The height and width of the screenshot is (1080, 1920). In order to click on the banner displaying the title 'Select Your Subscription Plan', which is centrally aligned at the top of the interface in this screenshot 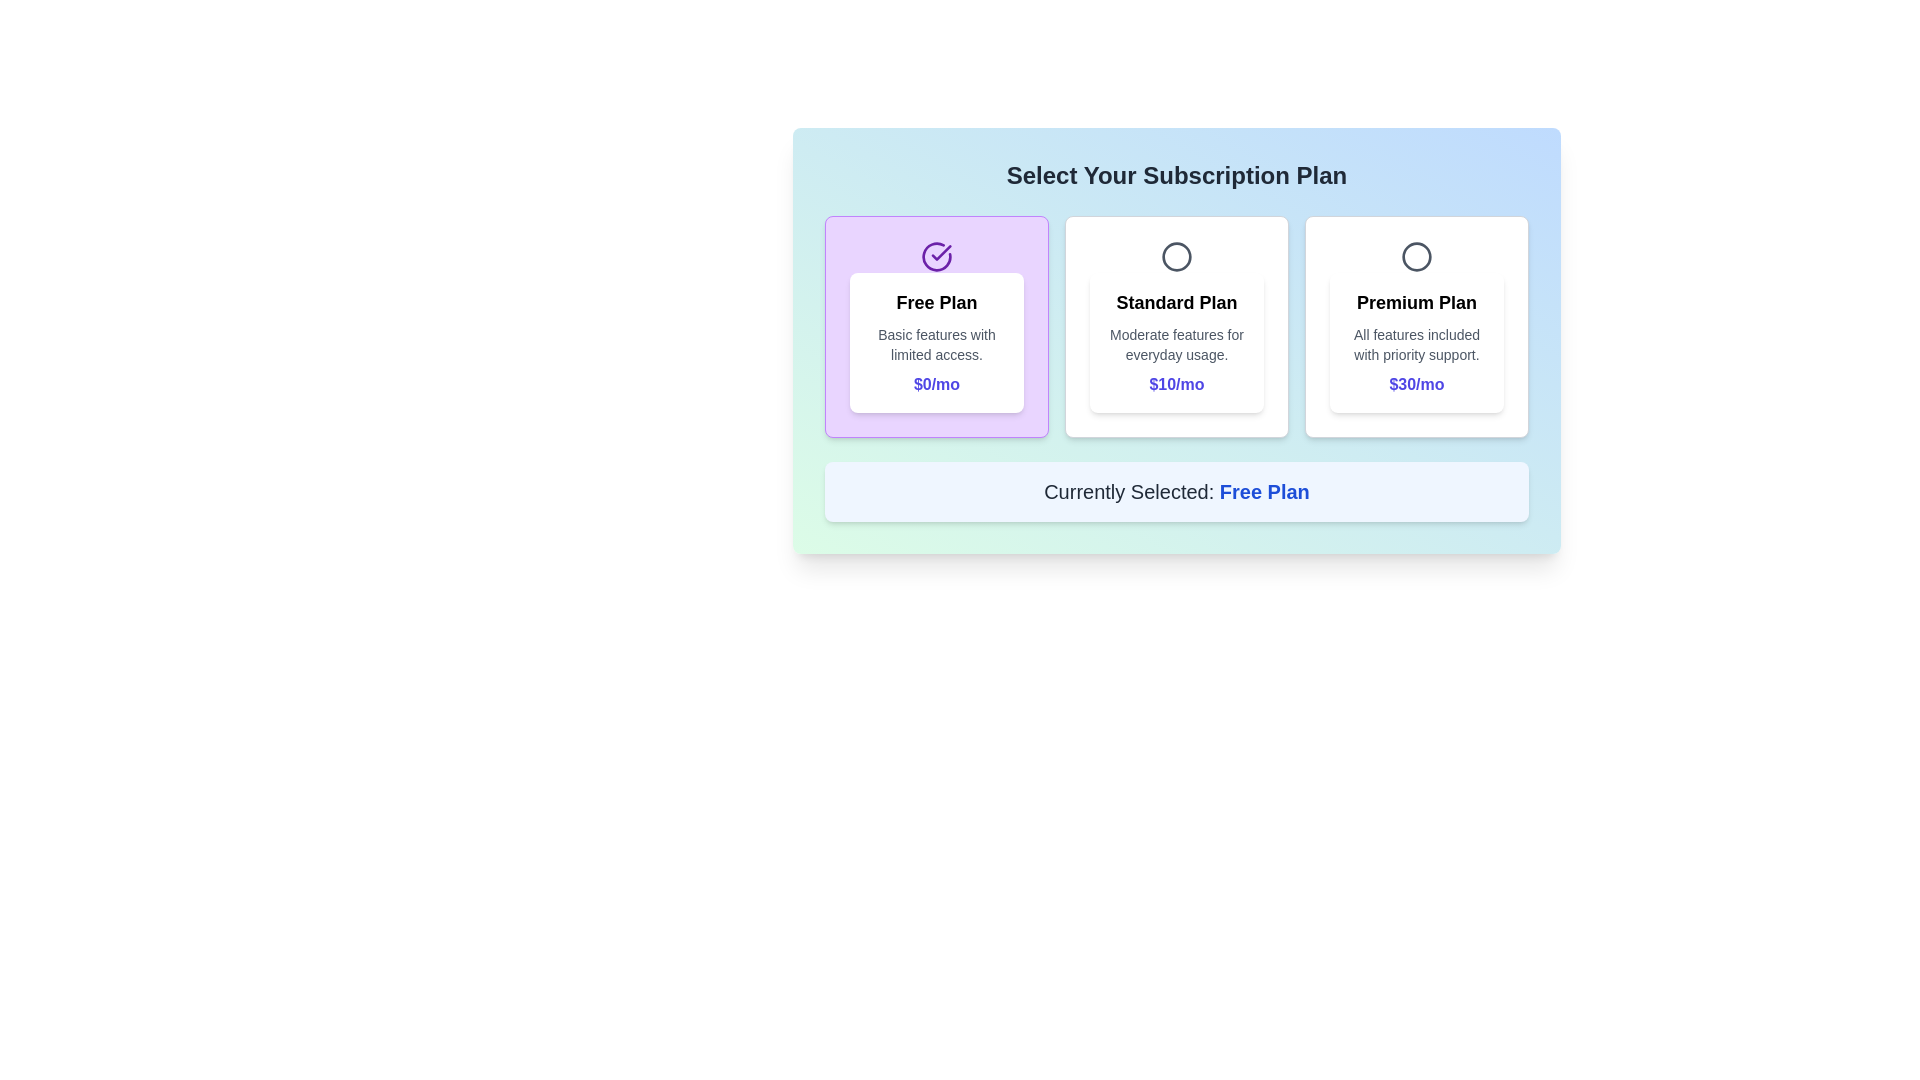, I will do `click(1176, 175)`.